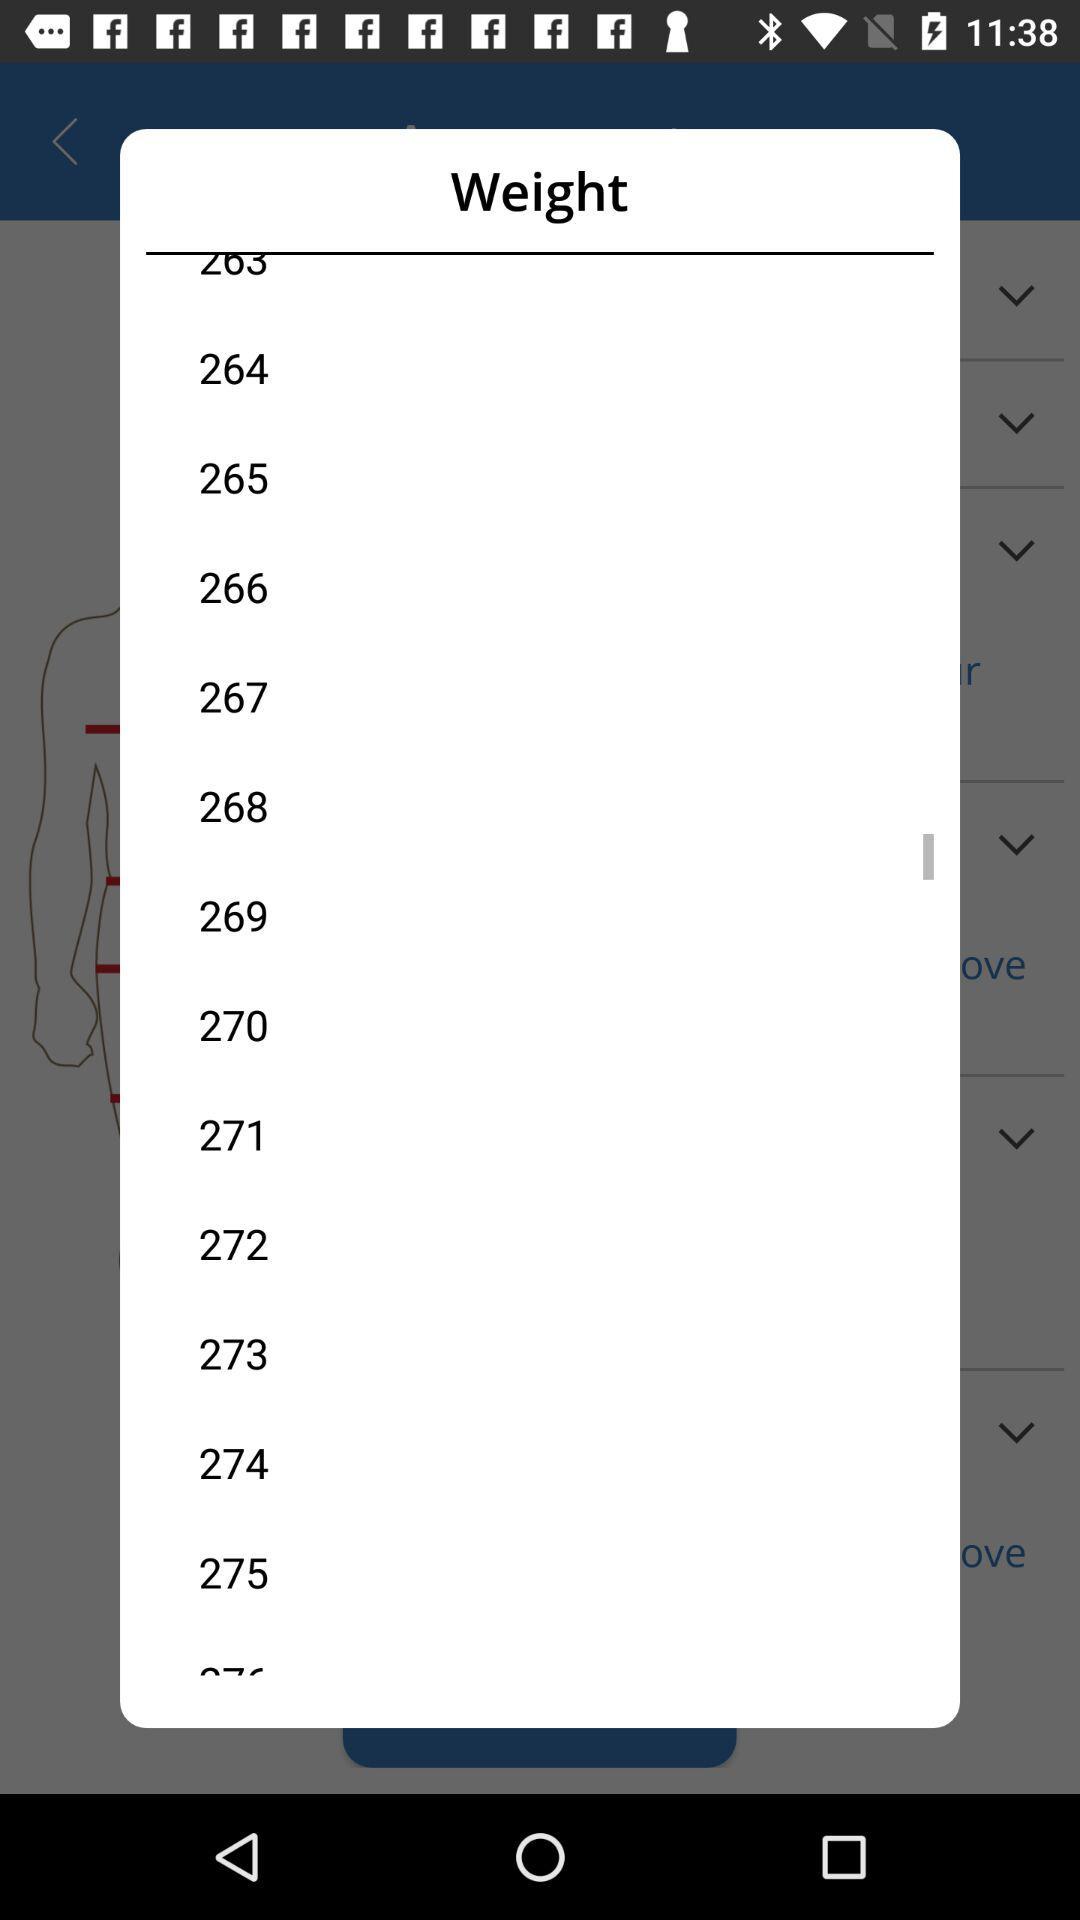 This screenshot has height=1920, width=1080. Describe the element at coordinates (369, 1024) in the screenshot. I see `270 item` at that location.